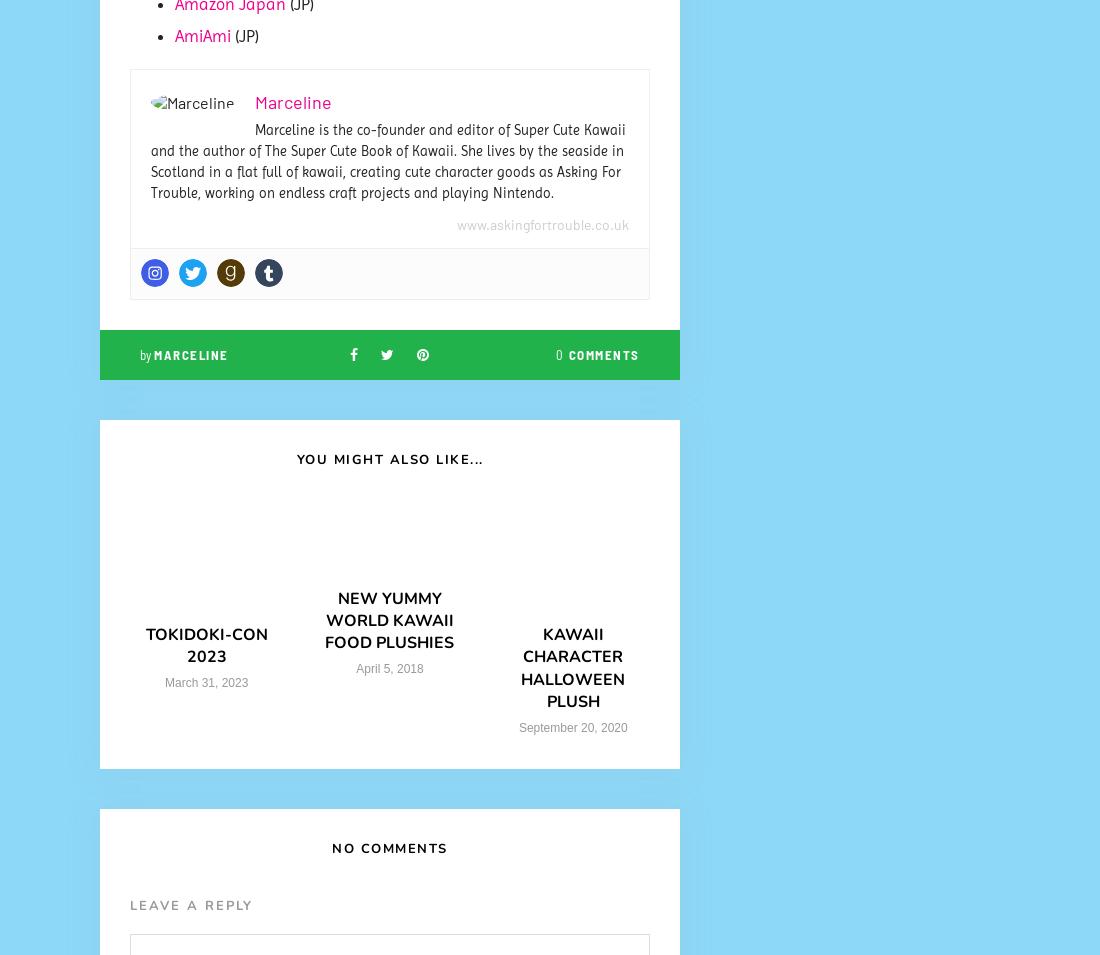 Image resolution: width=1100 pixels, height=955 pixels. Describe the element at coordinates (389, 848) in the screenshot. I see `'No Comments'` at that location.